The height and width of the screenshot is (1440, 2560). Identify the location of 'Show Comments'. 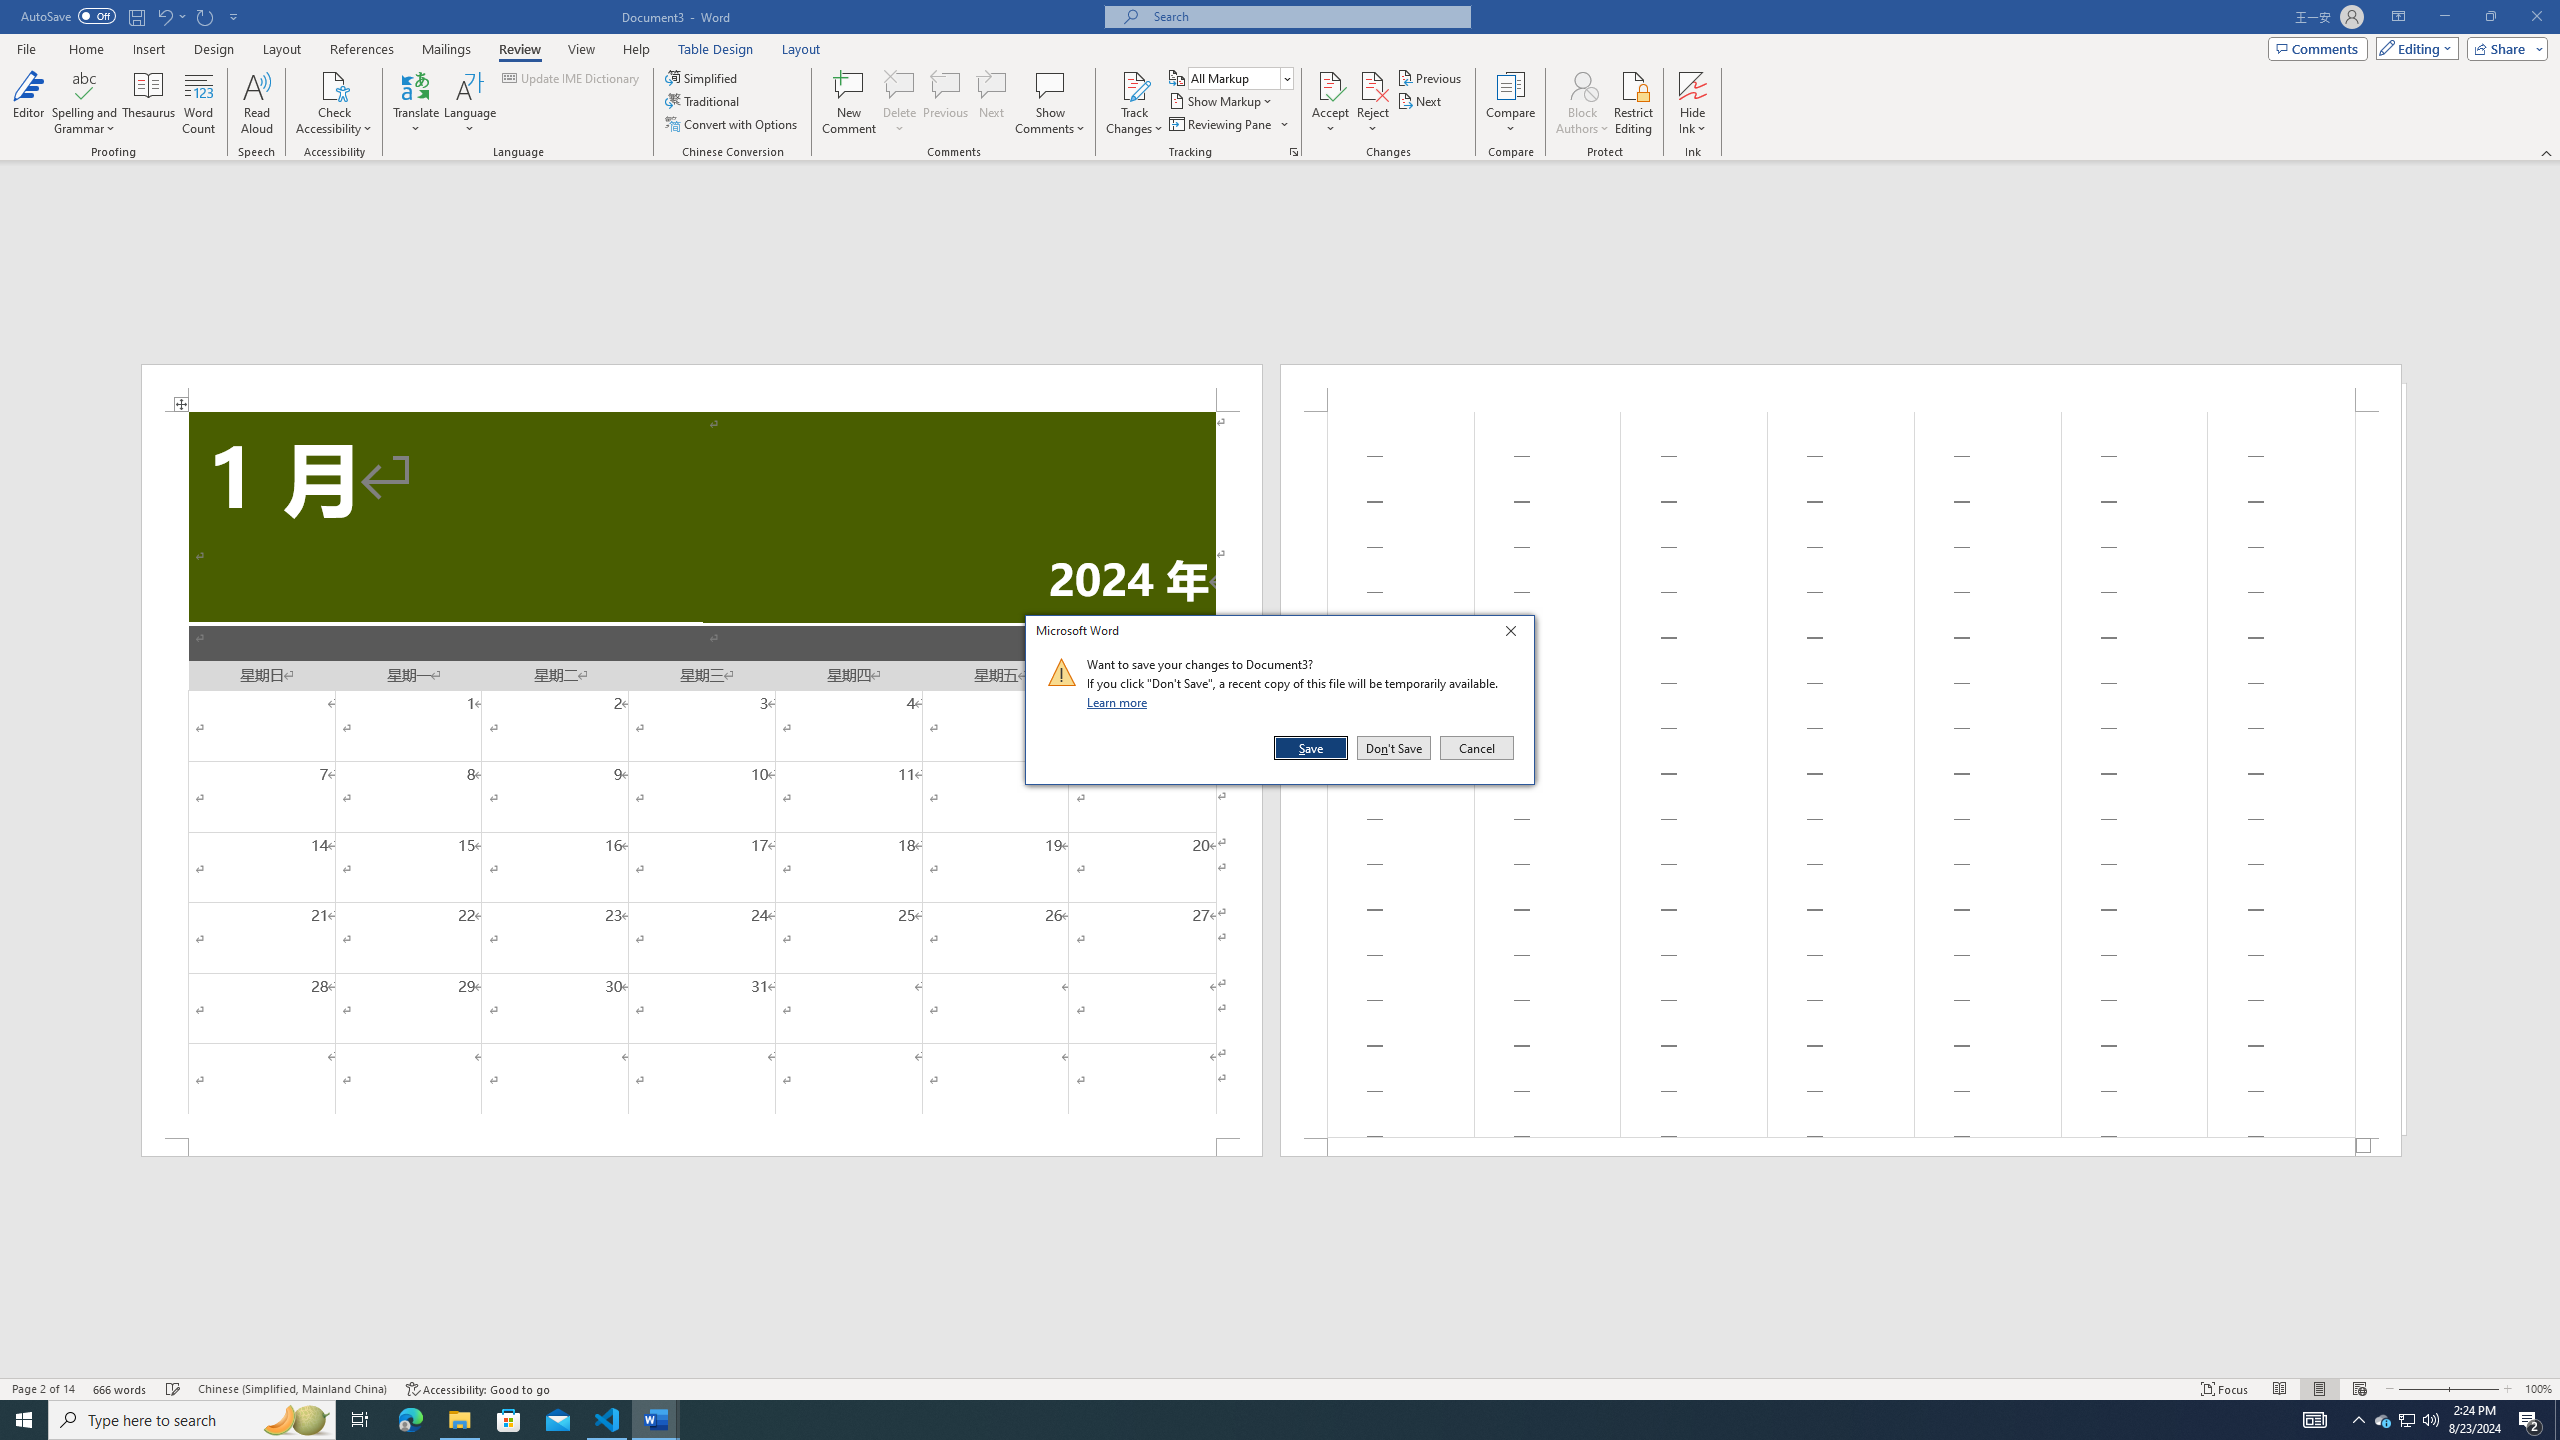
(1049, 103).